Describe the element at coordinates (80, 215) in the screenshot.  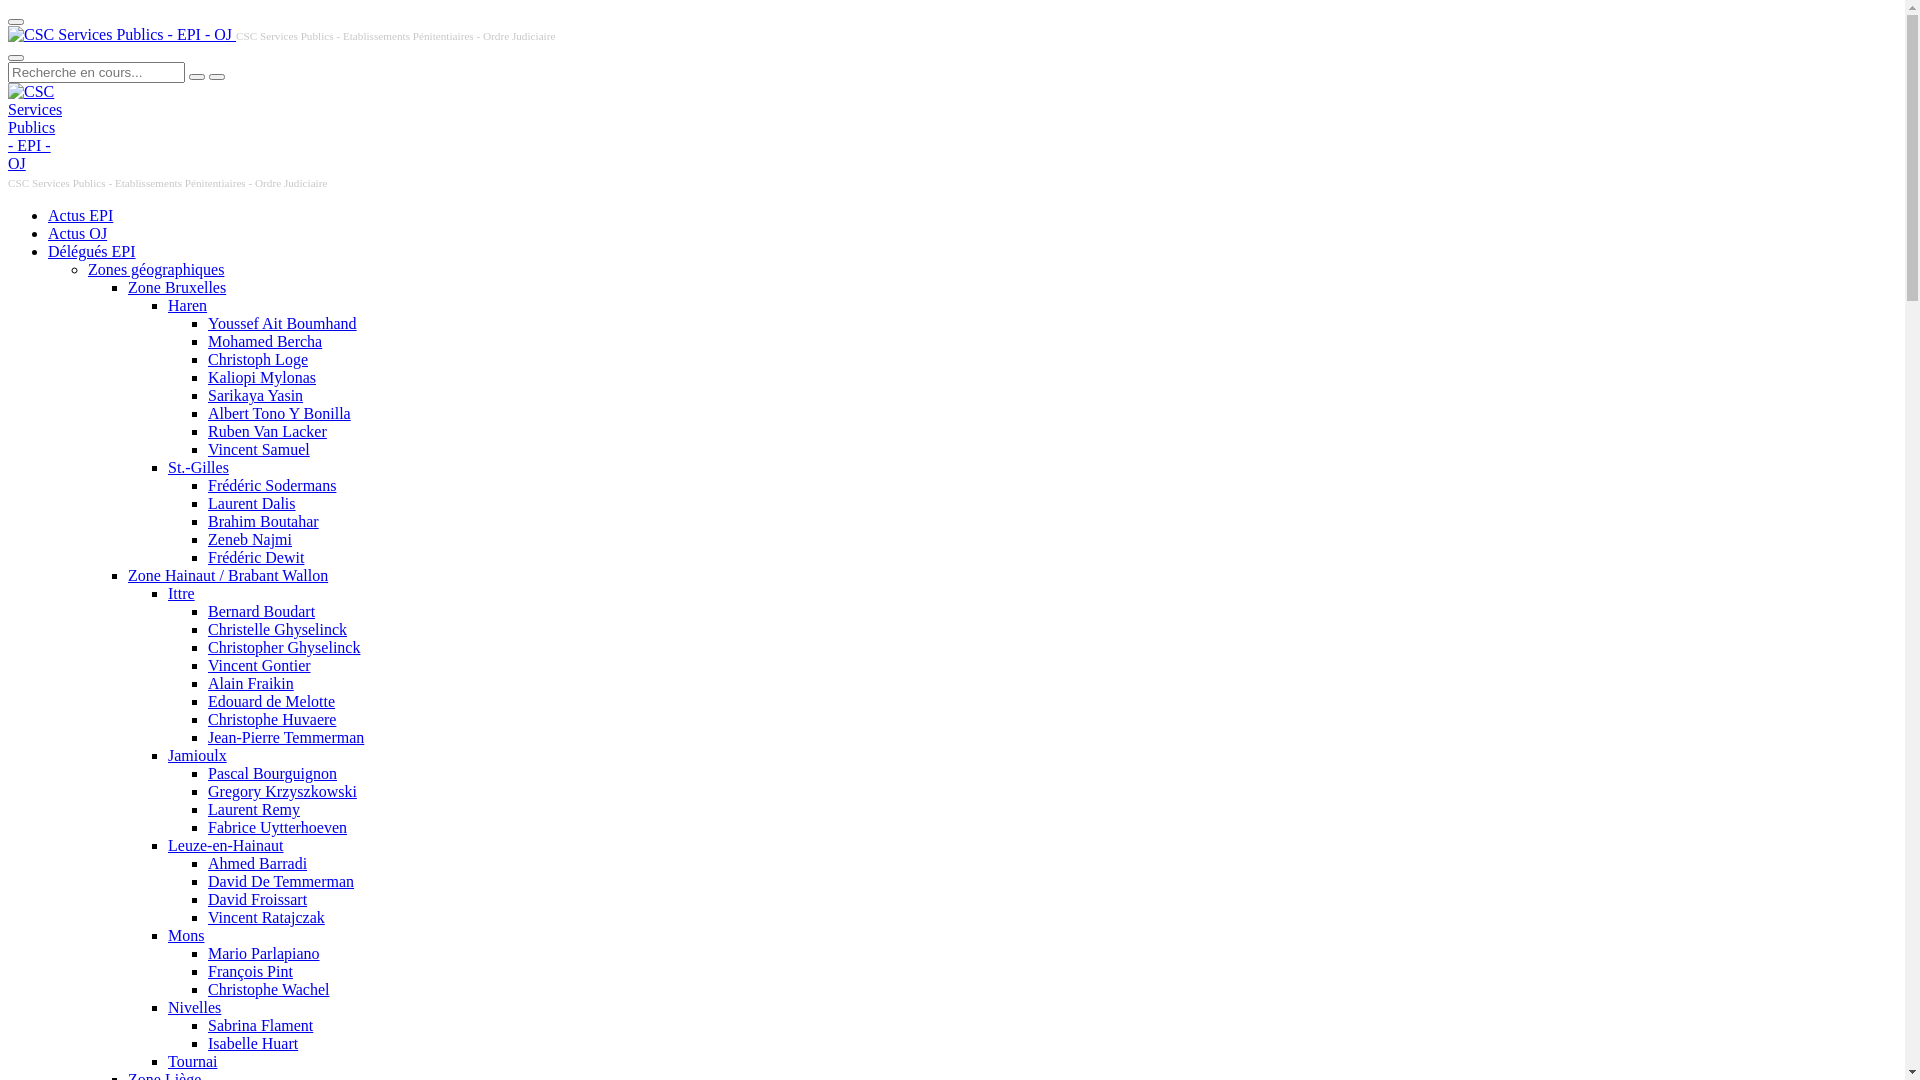
I see `'Actus EPI'` at that location.